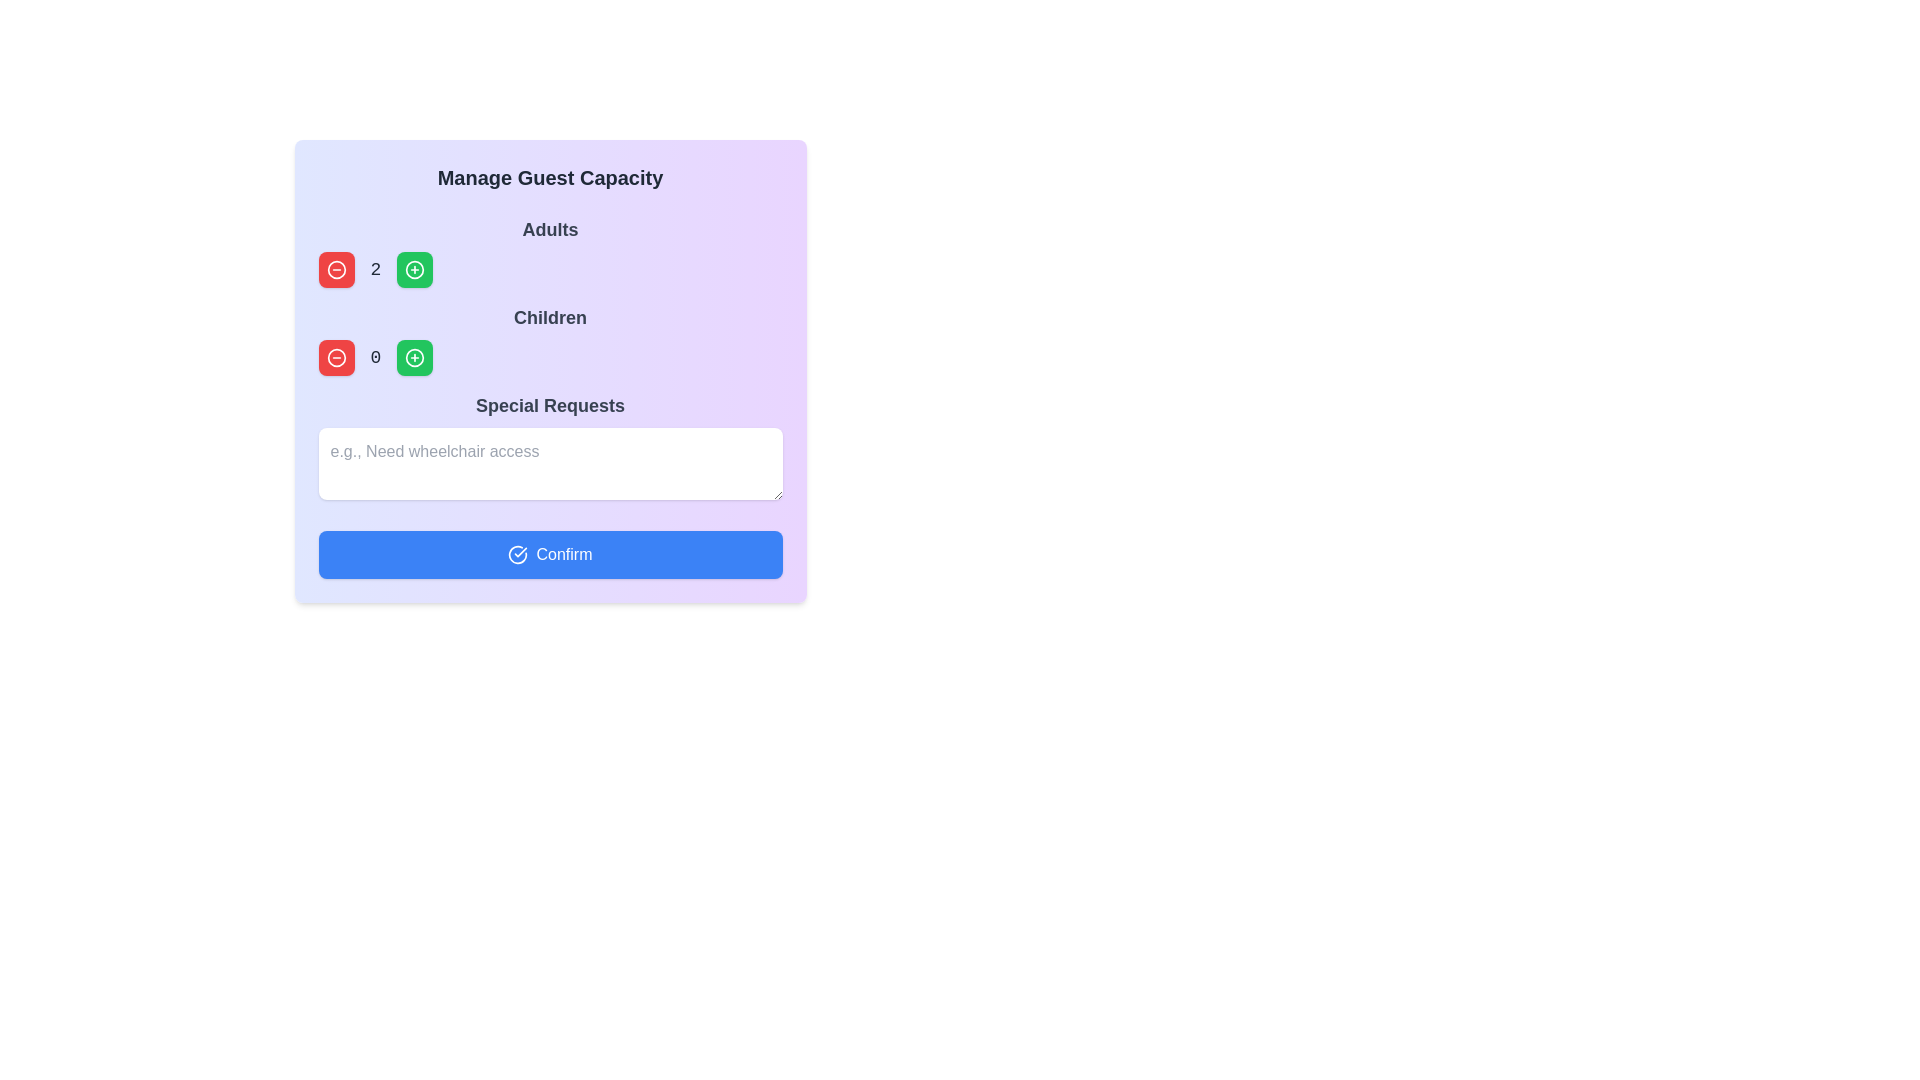 This screenshot has width=1920, height=1080. Describe the element at coordinates (336, 270) in the screenshot. I see `the red circular button with a white border and a minus sign icon located in the 'Adults' row of the 'Manage Guest Capacity' card to decrease the count` at that location.